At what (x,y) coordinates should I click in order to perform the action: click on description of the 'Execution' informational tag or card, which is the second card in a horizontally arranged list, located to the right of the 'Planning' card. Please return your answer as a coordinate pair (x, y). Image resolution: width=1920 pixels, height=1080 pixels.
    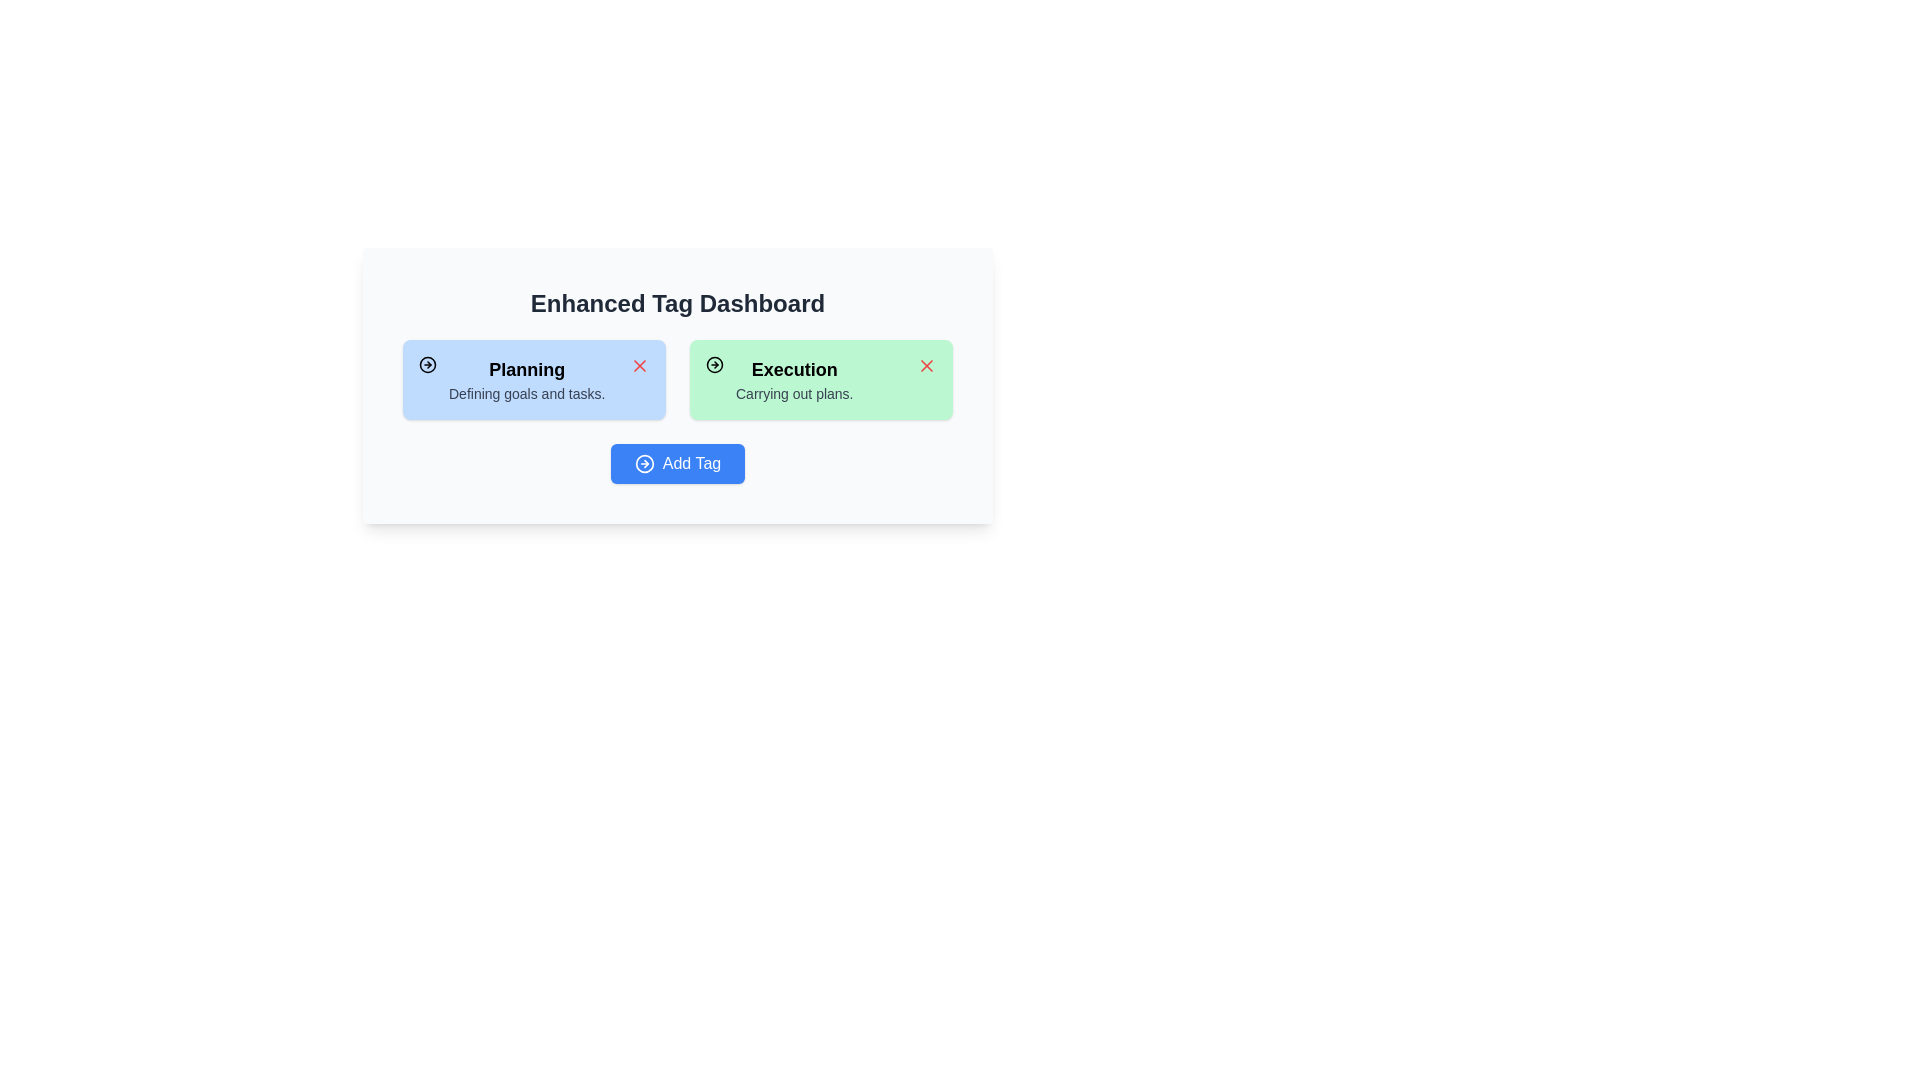
    Looking at the image, I should click on (778, 380).